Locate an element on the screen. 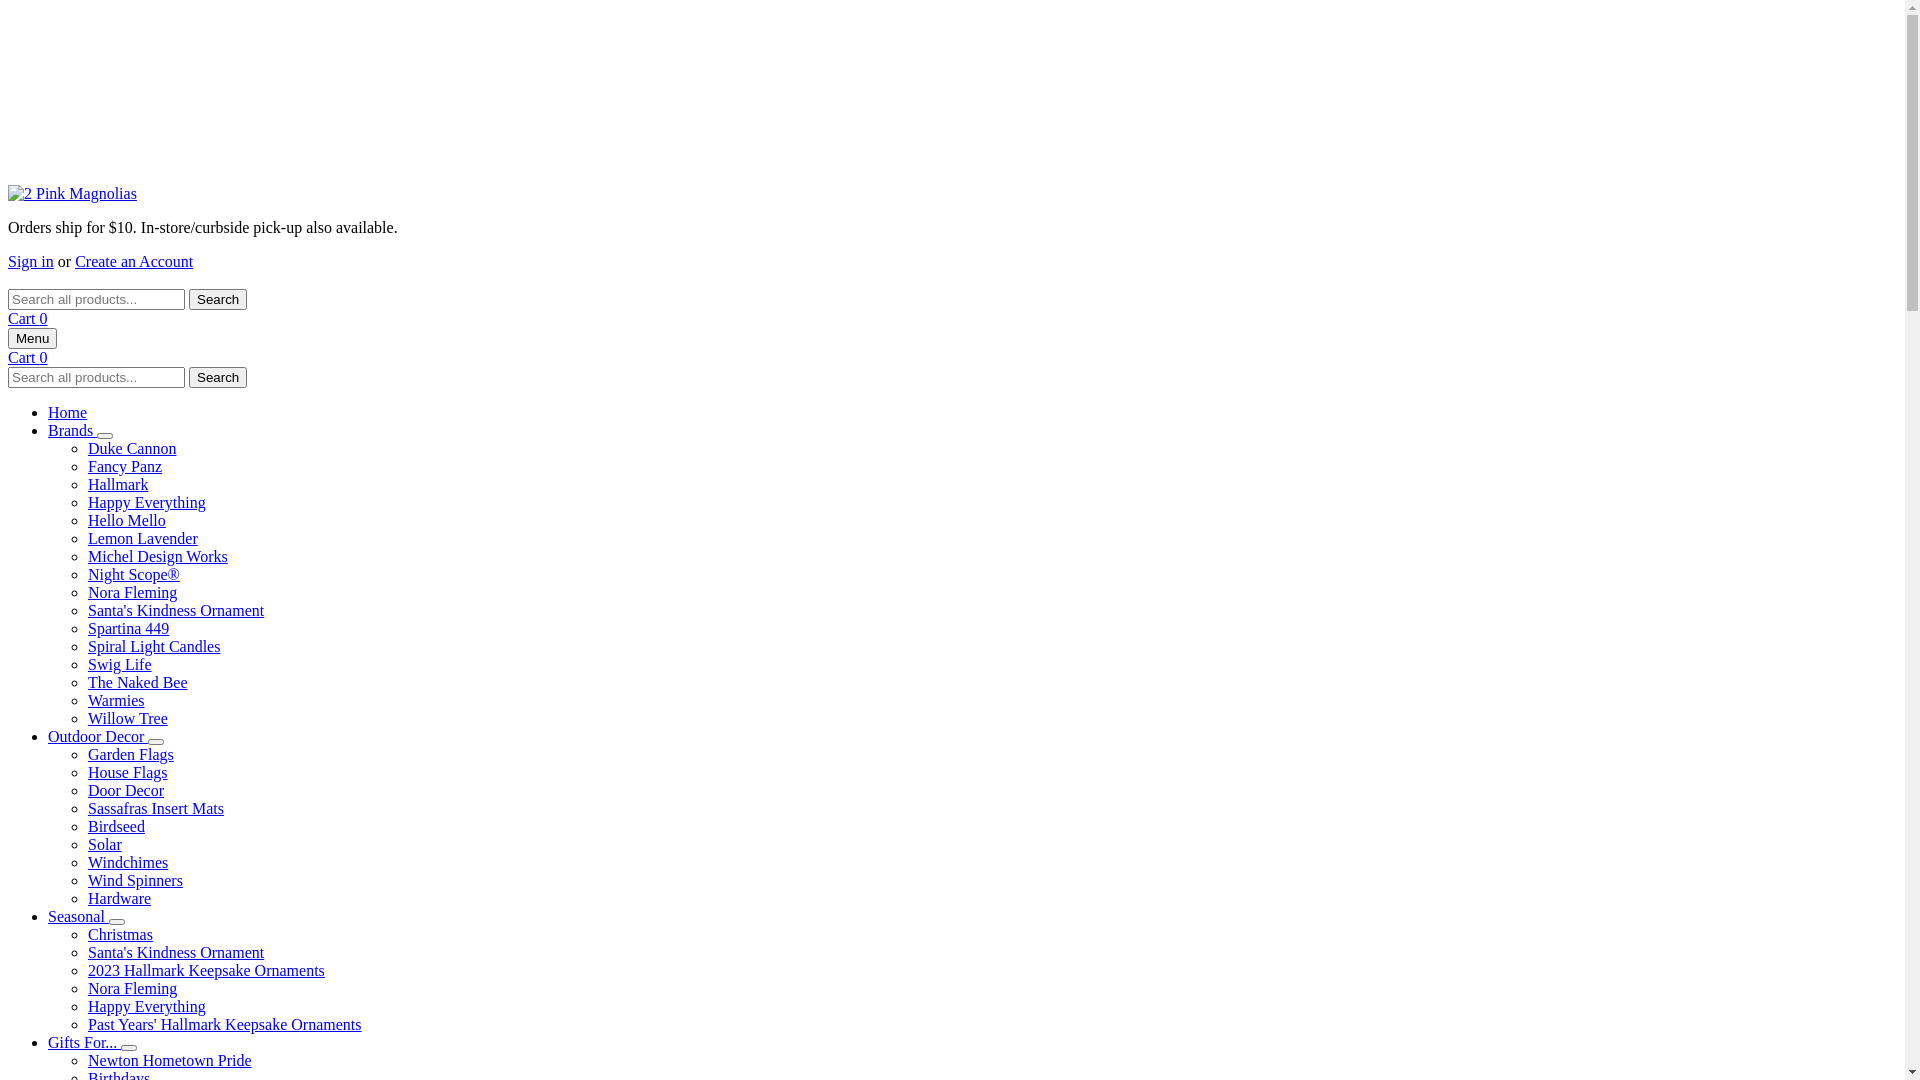 The image size is (1920, 1080). 'Michel Design Works' is located at coordinates (157, 556).